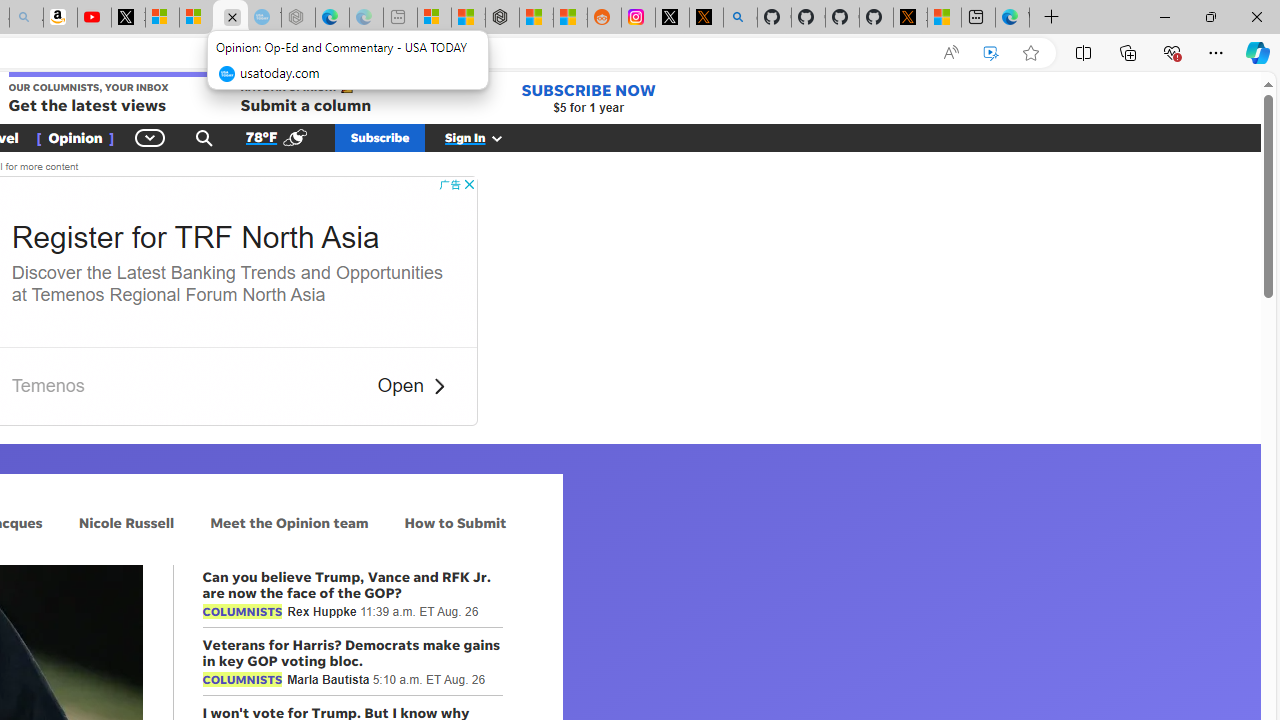  What do you see at coordinates (230, 17) in the screenshot?
I see `'Opinion: Op-Ed and Commentary - USA TODAY'` at bounding box center [230, 17].